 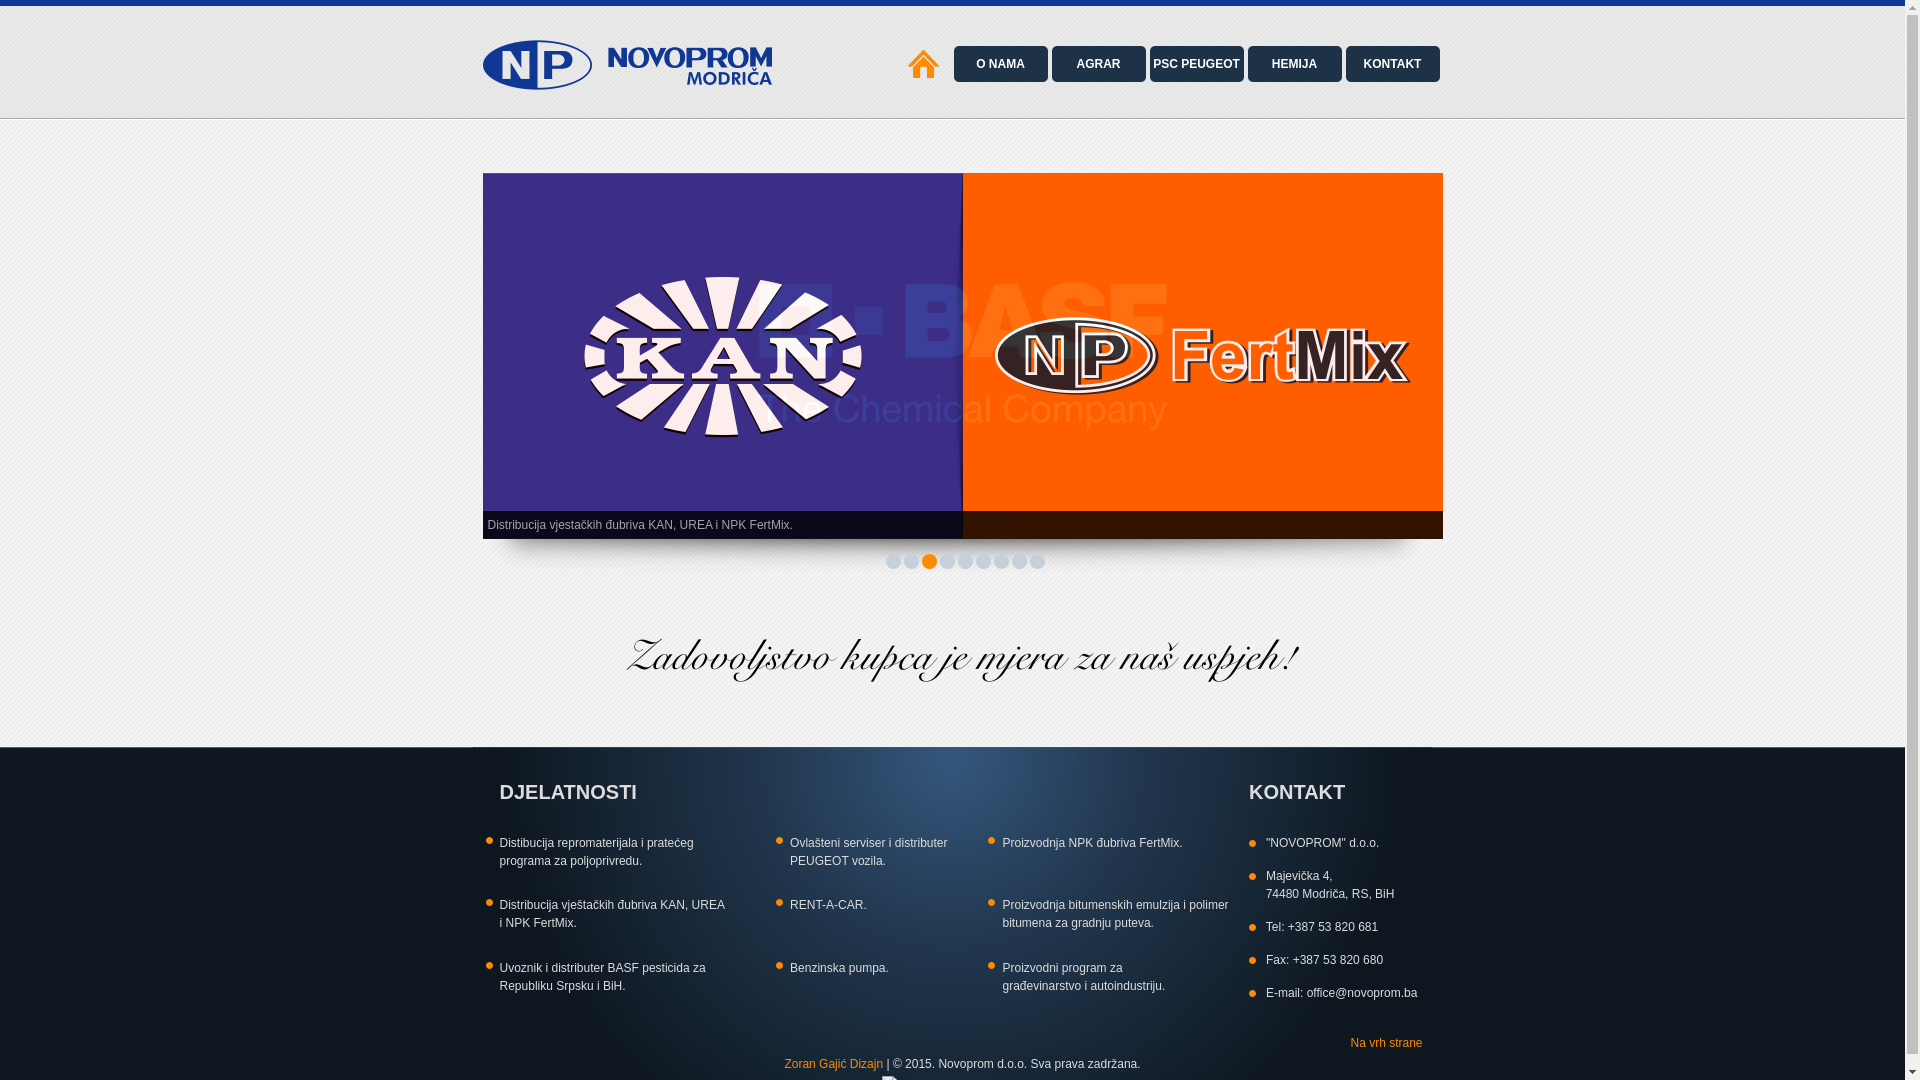 What do you see at coordinates (1391, 63) in the screenshot?
I see `'KONTAKT'` at bounding box center [1391, 63].